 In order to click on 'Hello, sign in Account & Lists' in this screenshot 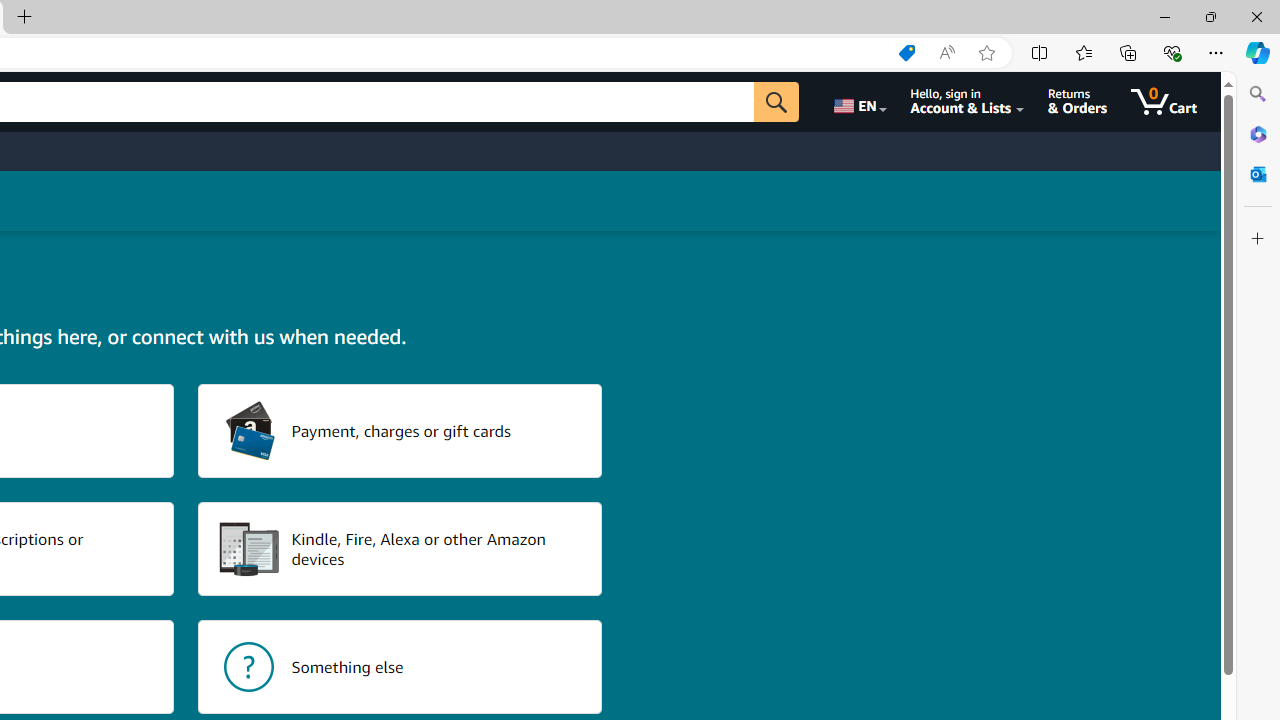, I will do `click(967, 101)`.